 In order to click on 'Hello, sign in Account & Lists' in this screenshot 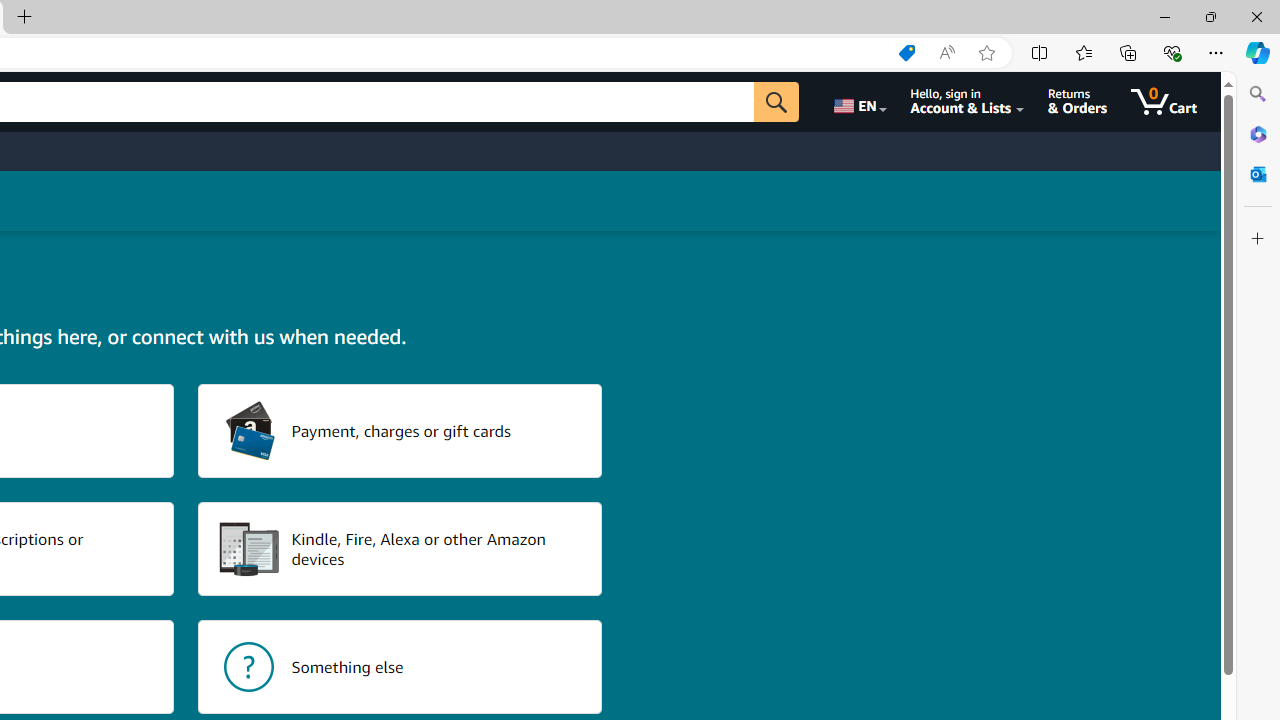, I will do `click(967, 101)`.